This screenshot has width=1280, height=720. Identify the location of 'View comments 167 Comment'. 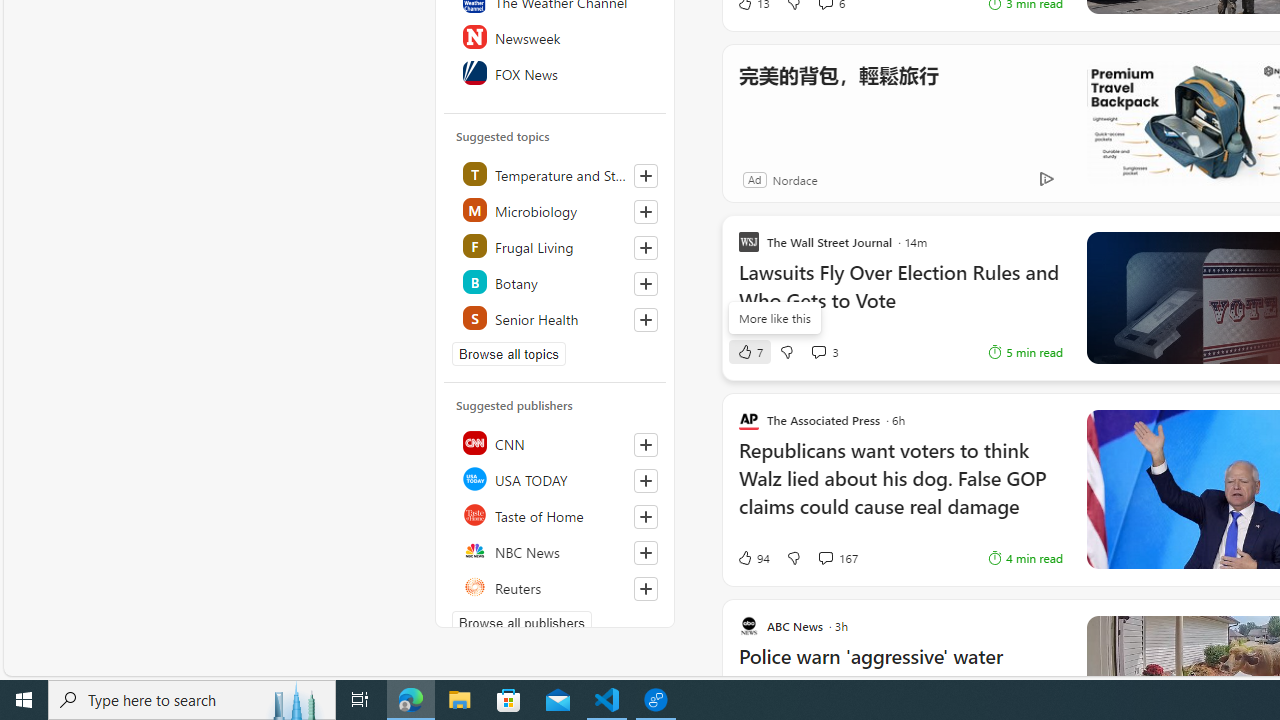
(825, 558).